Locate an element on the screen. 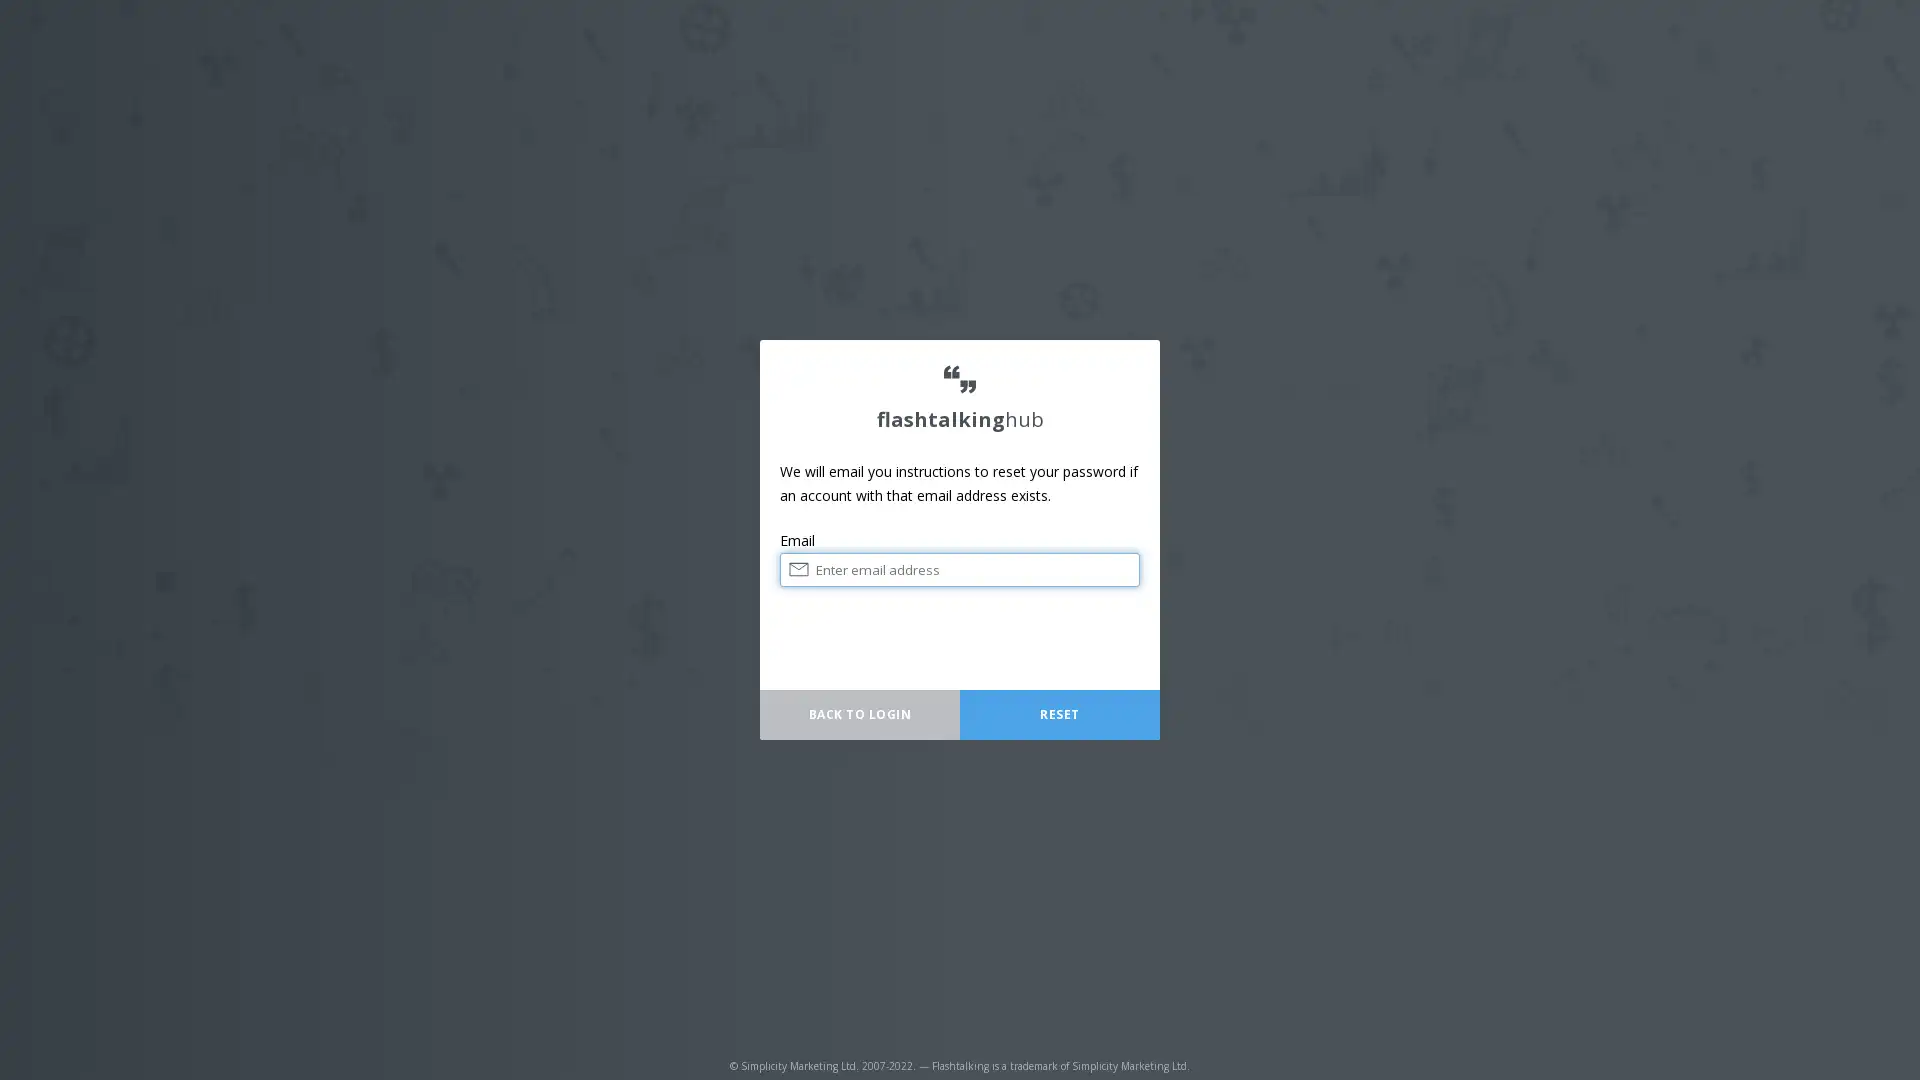  BACK TO LOGIN is located at coordinates (859, 713).